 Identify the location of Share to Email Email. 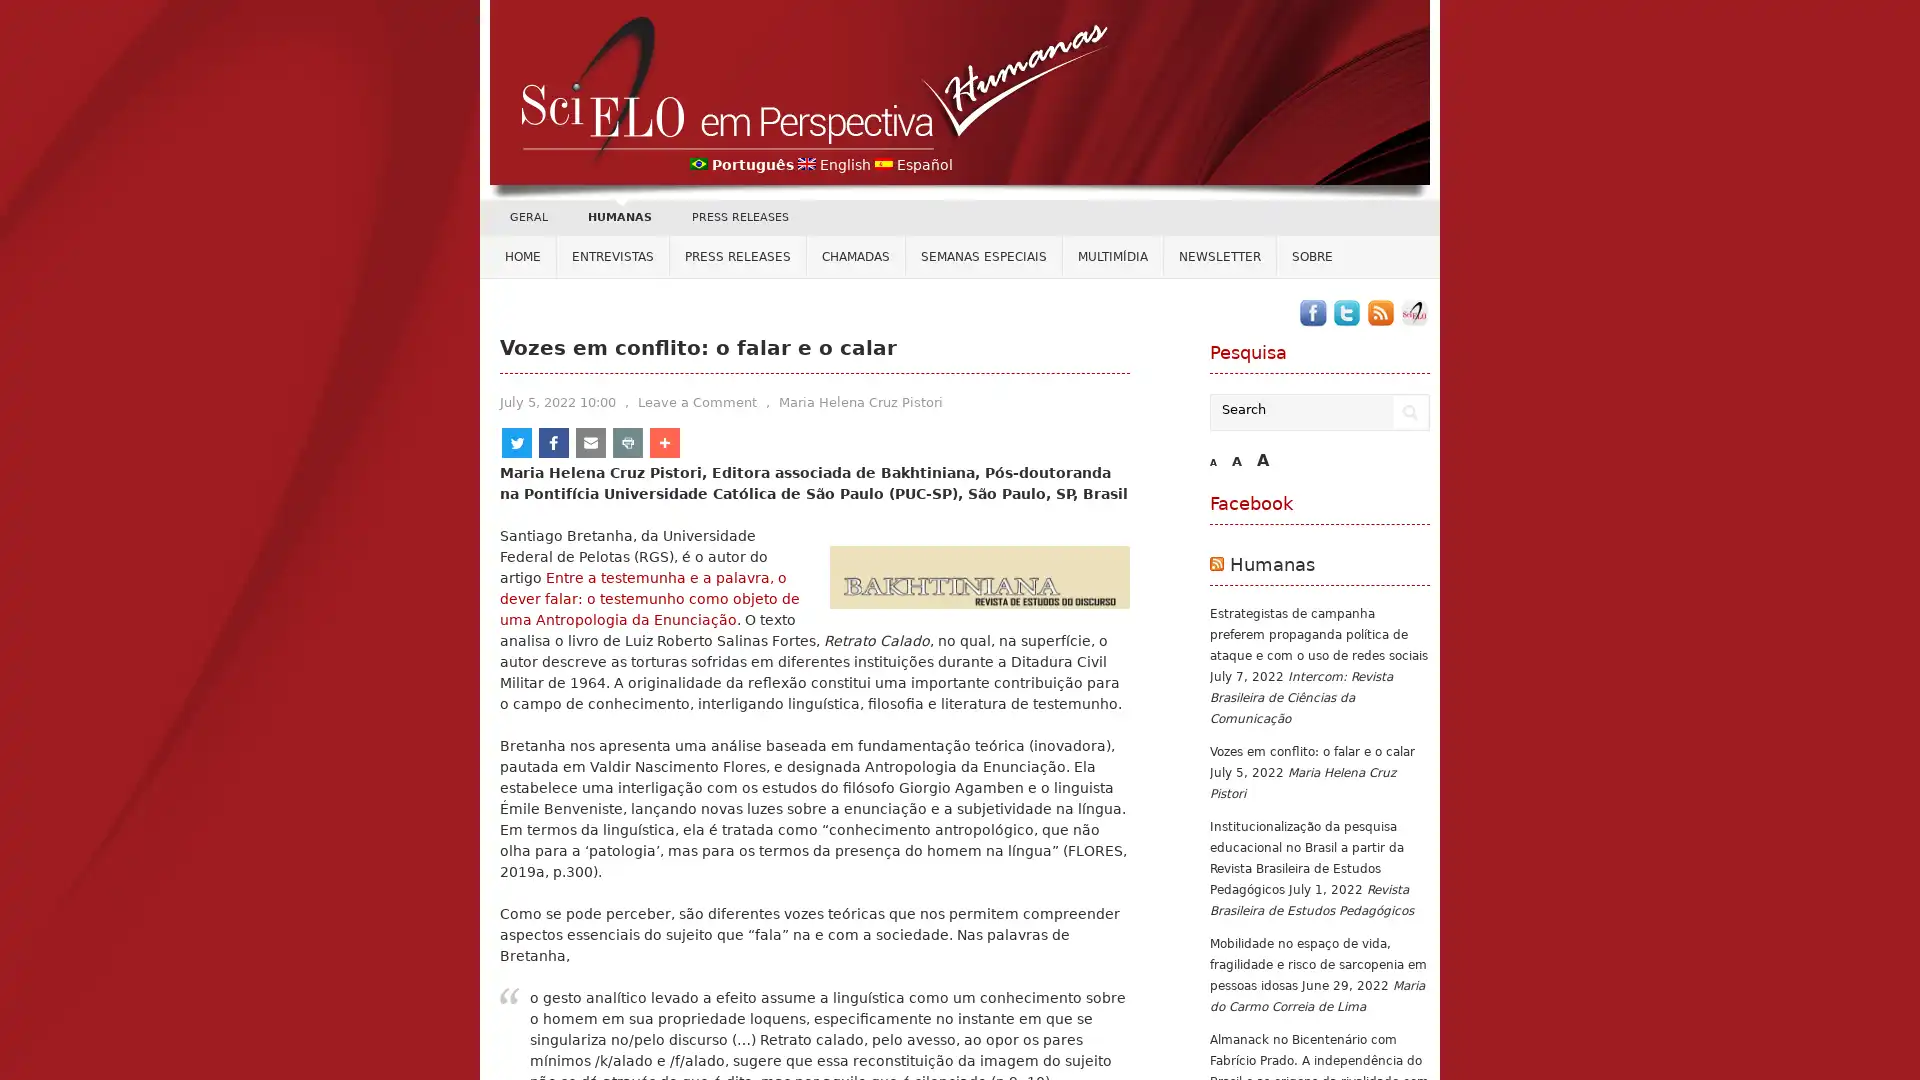
(738, 442).